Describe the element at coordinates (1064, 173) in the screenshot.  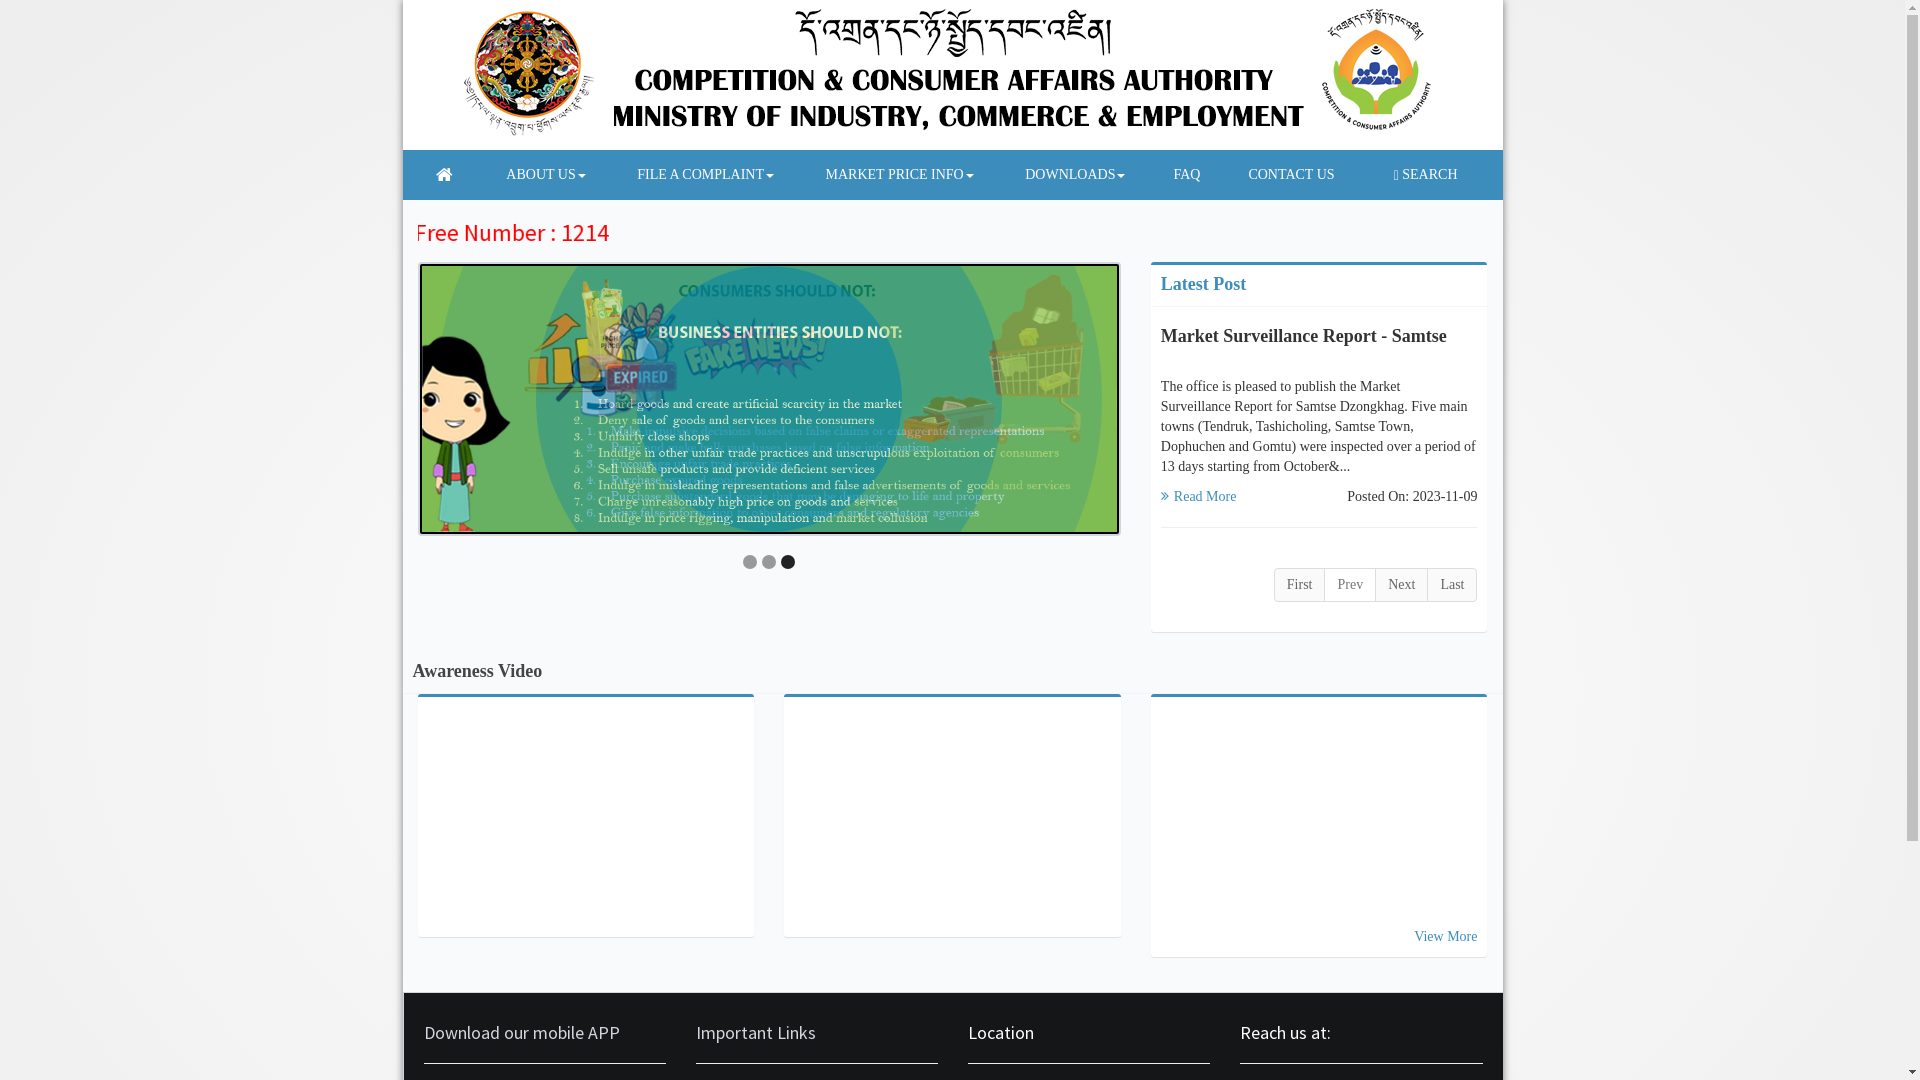
I see `'DOWNLOADS'` at that location.